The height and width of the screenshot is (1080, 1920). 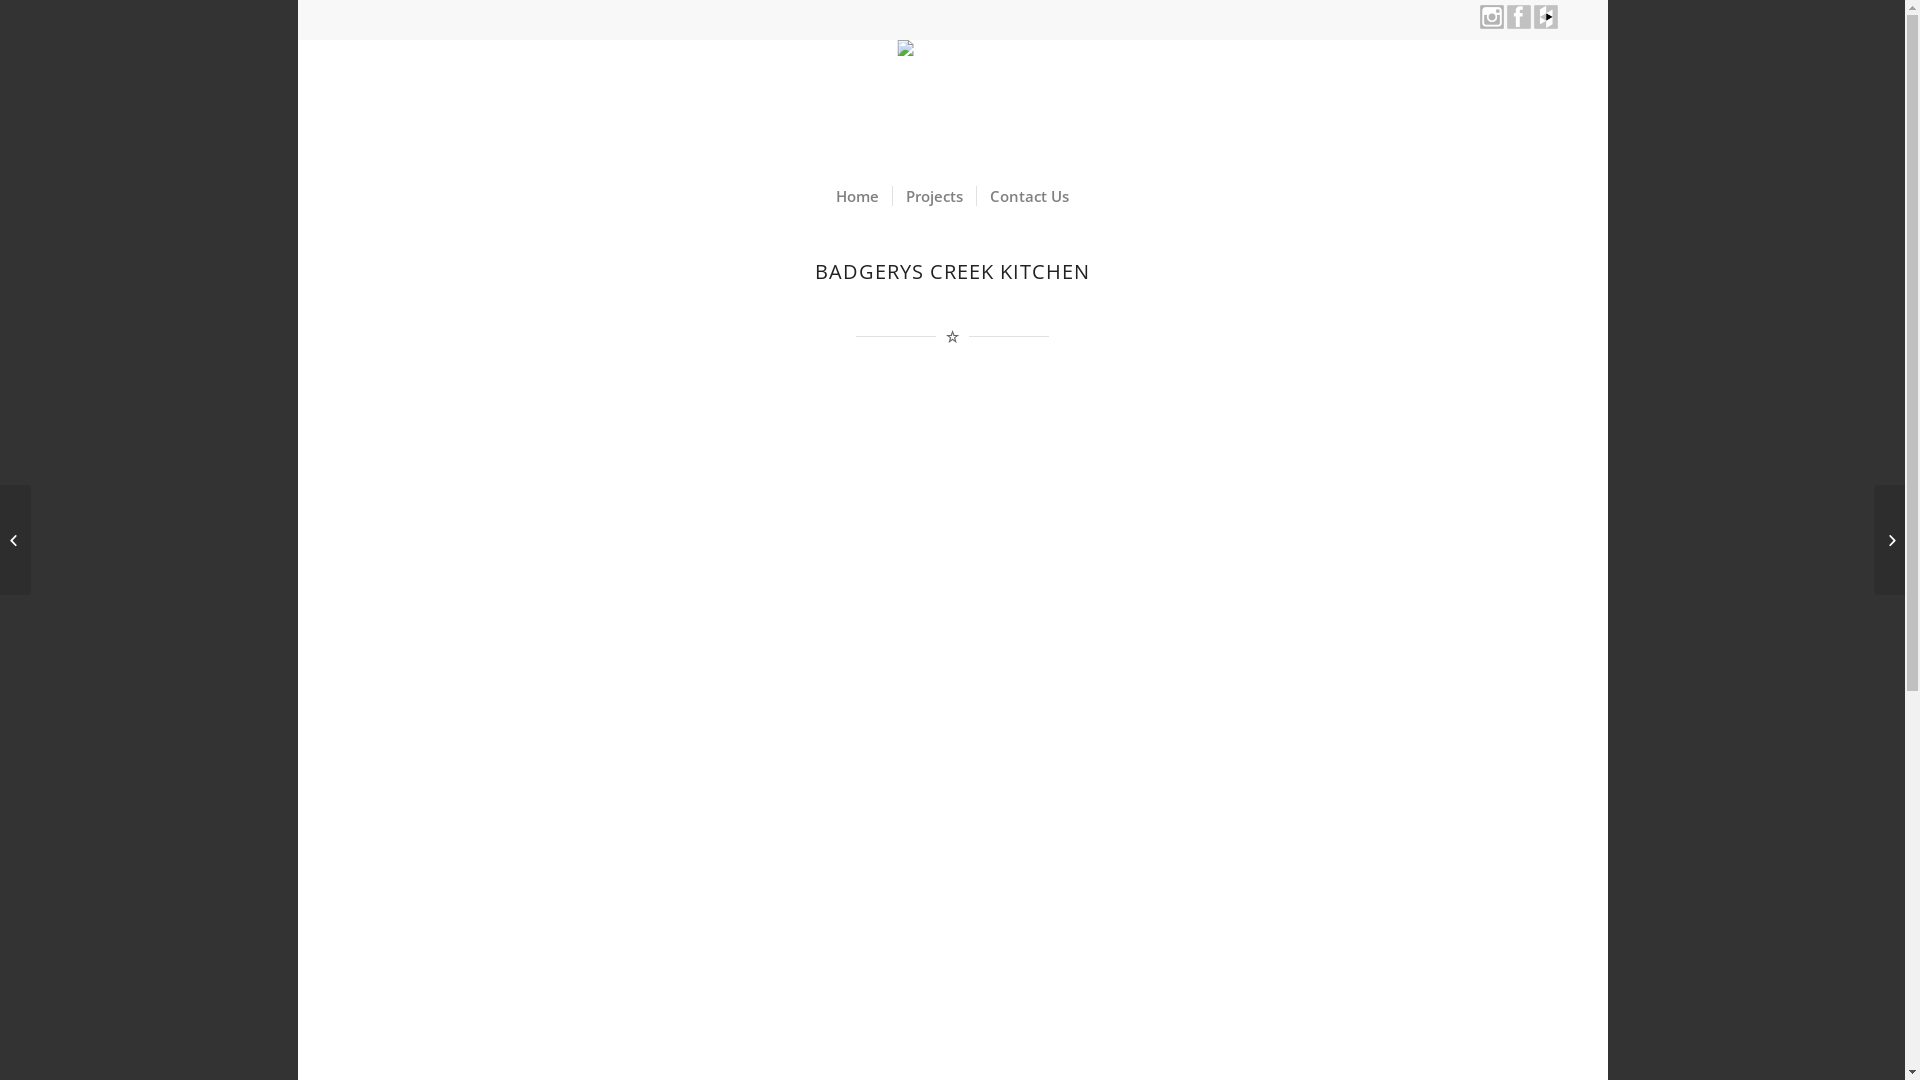 I want to click on 'Projects', so click(x=933, y=196).